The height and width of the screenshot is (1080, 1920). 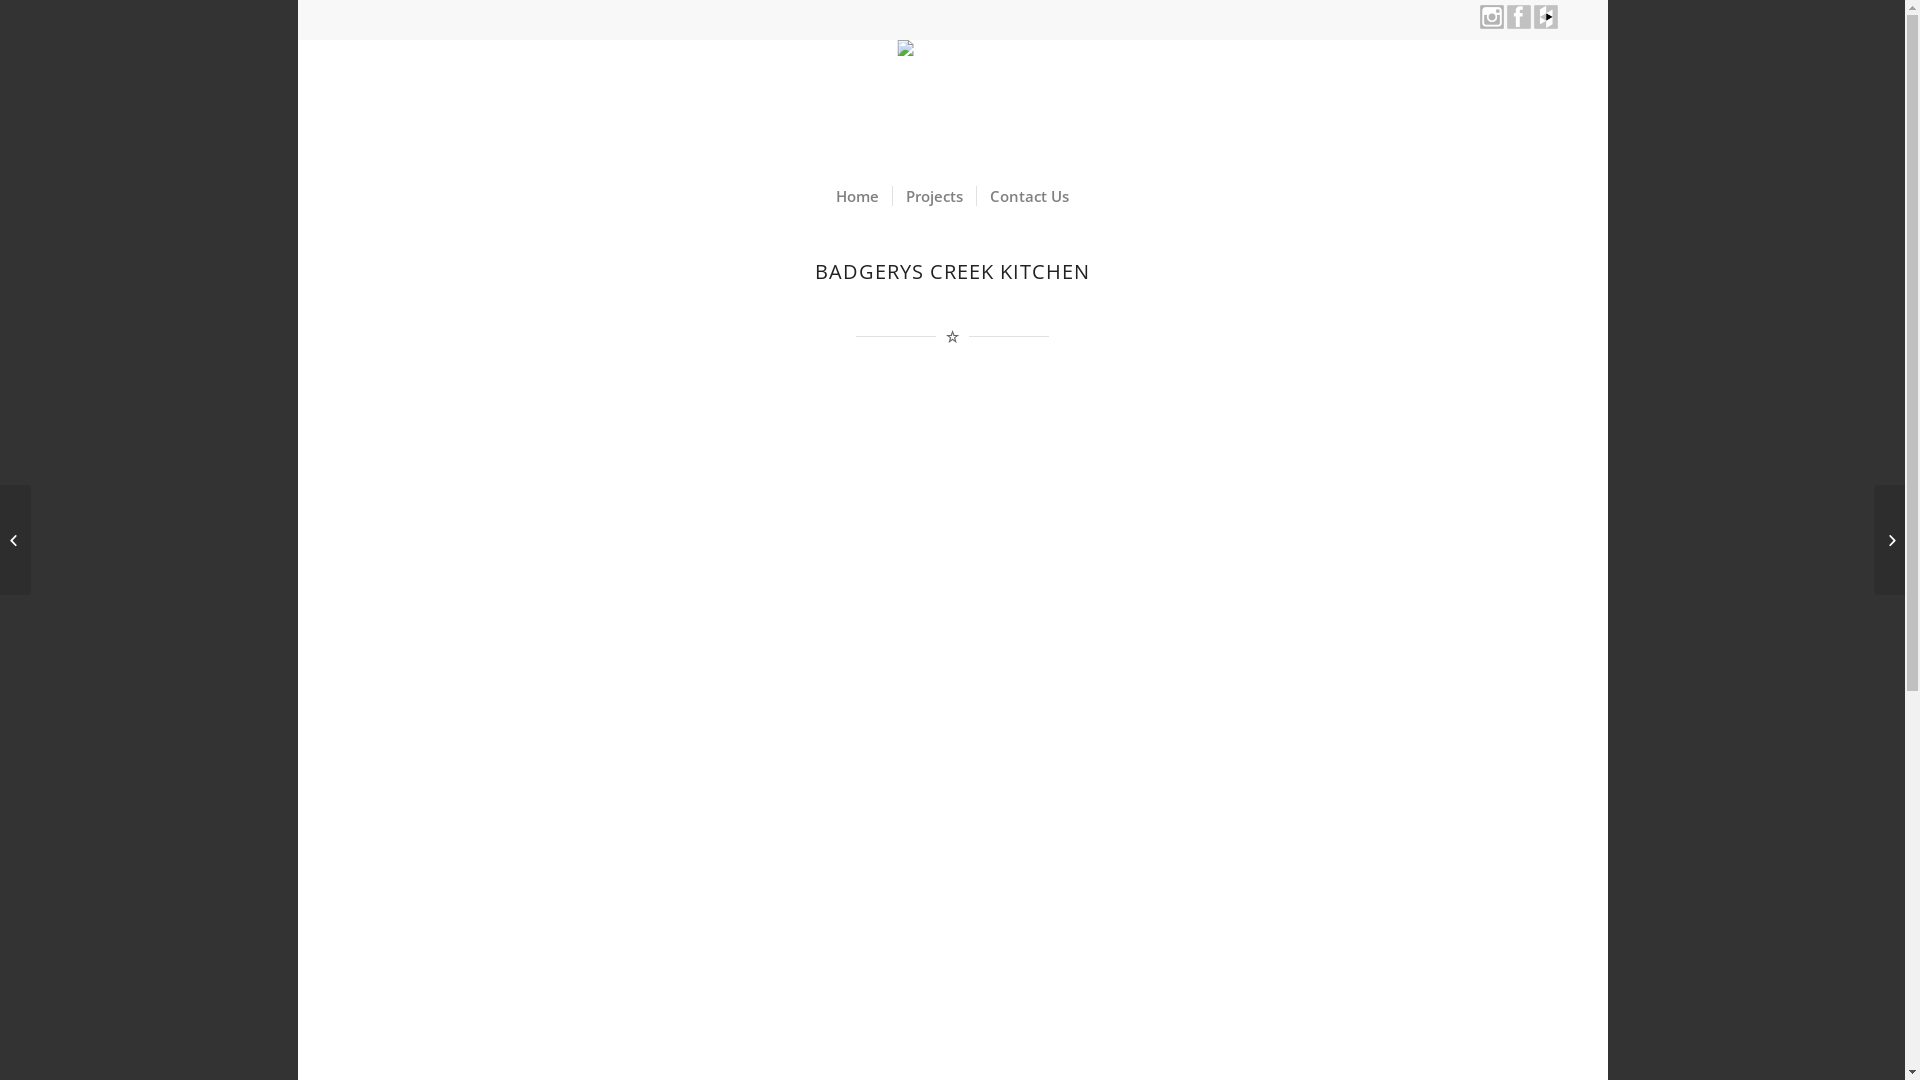 I want to click on 'Projects', so click(x=933, y=196).